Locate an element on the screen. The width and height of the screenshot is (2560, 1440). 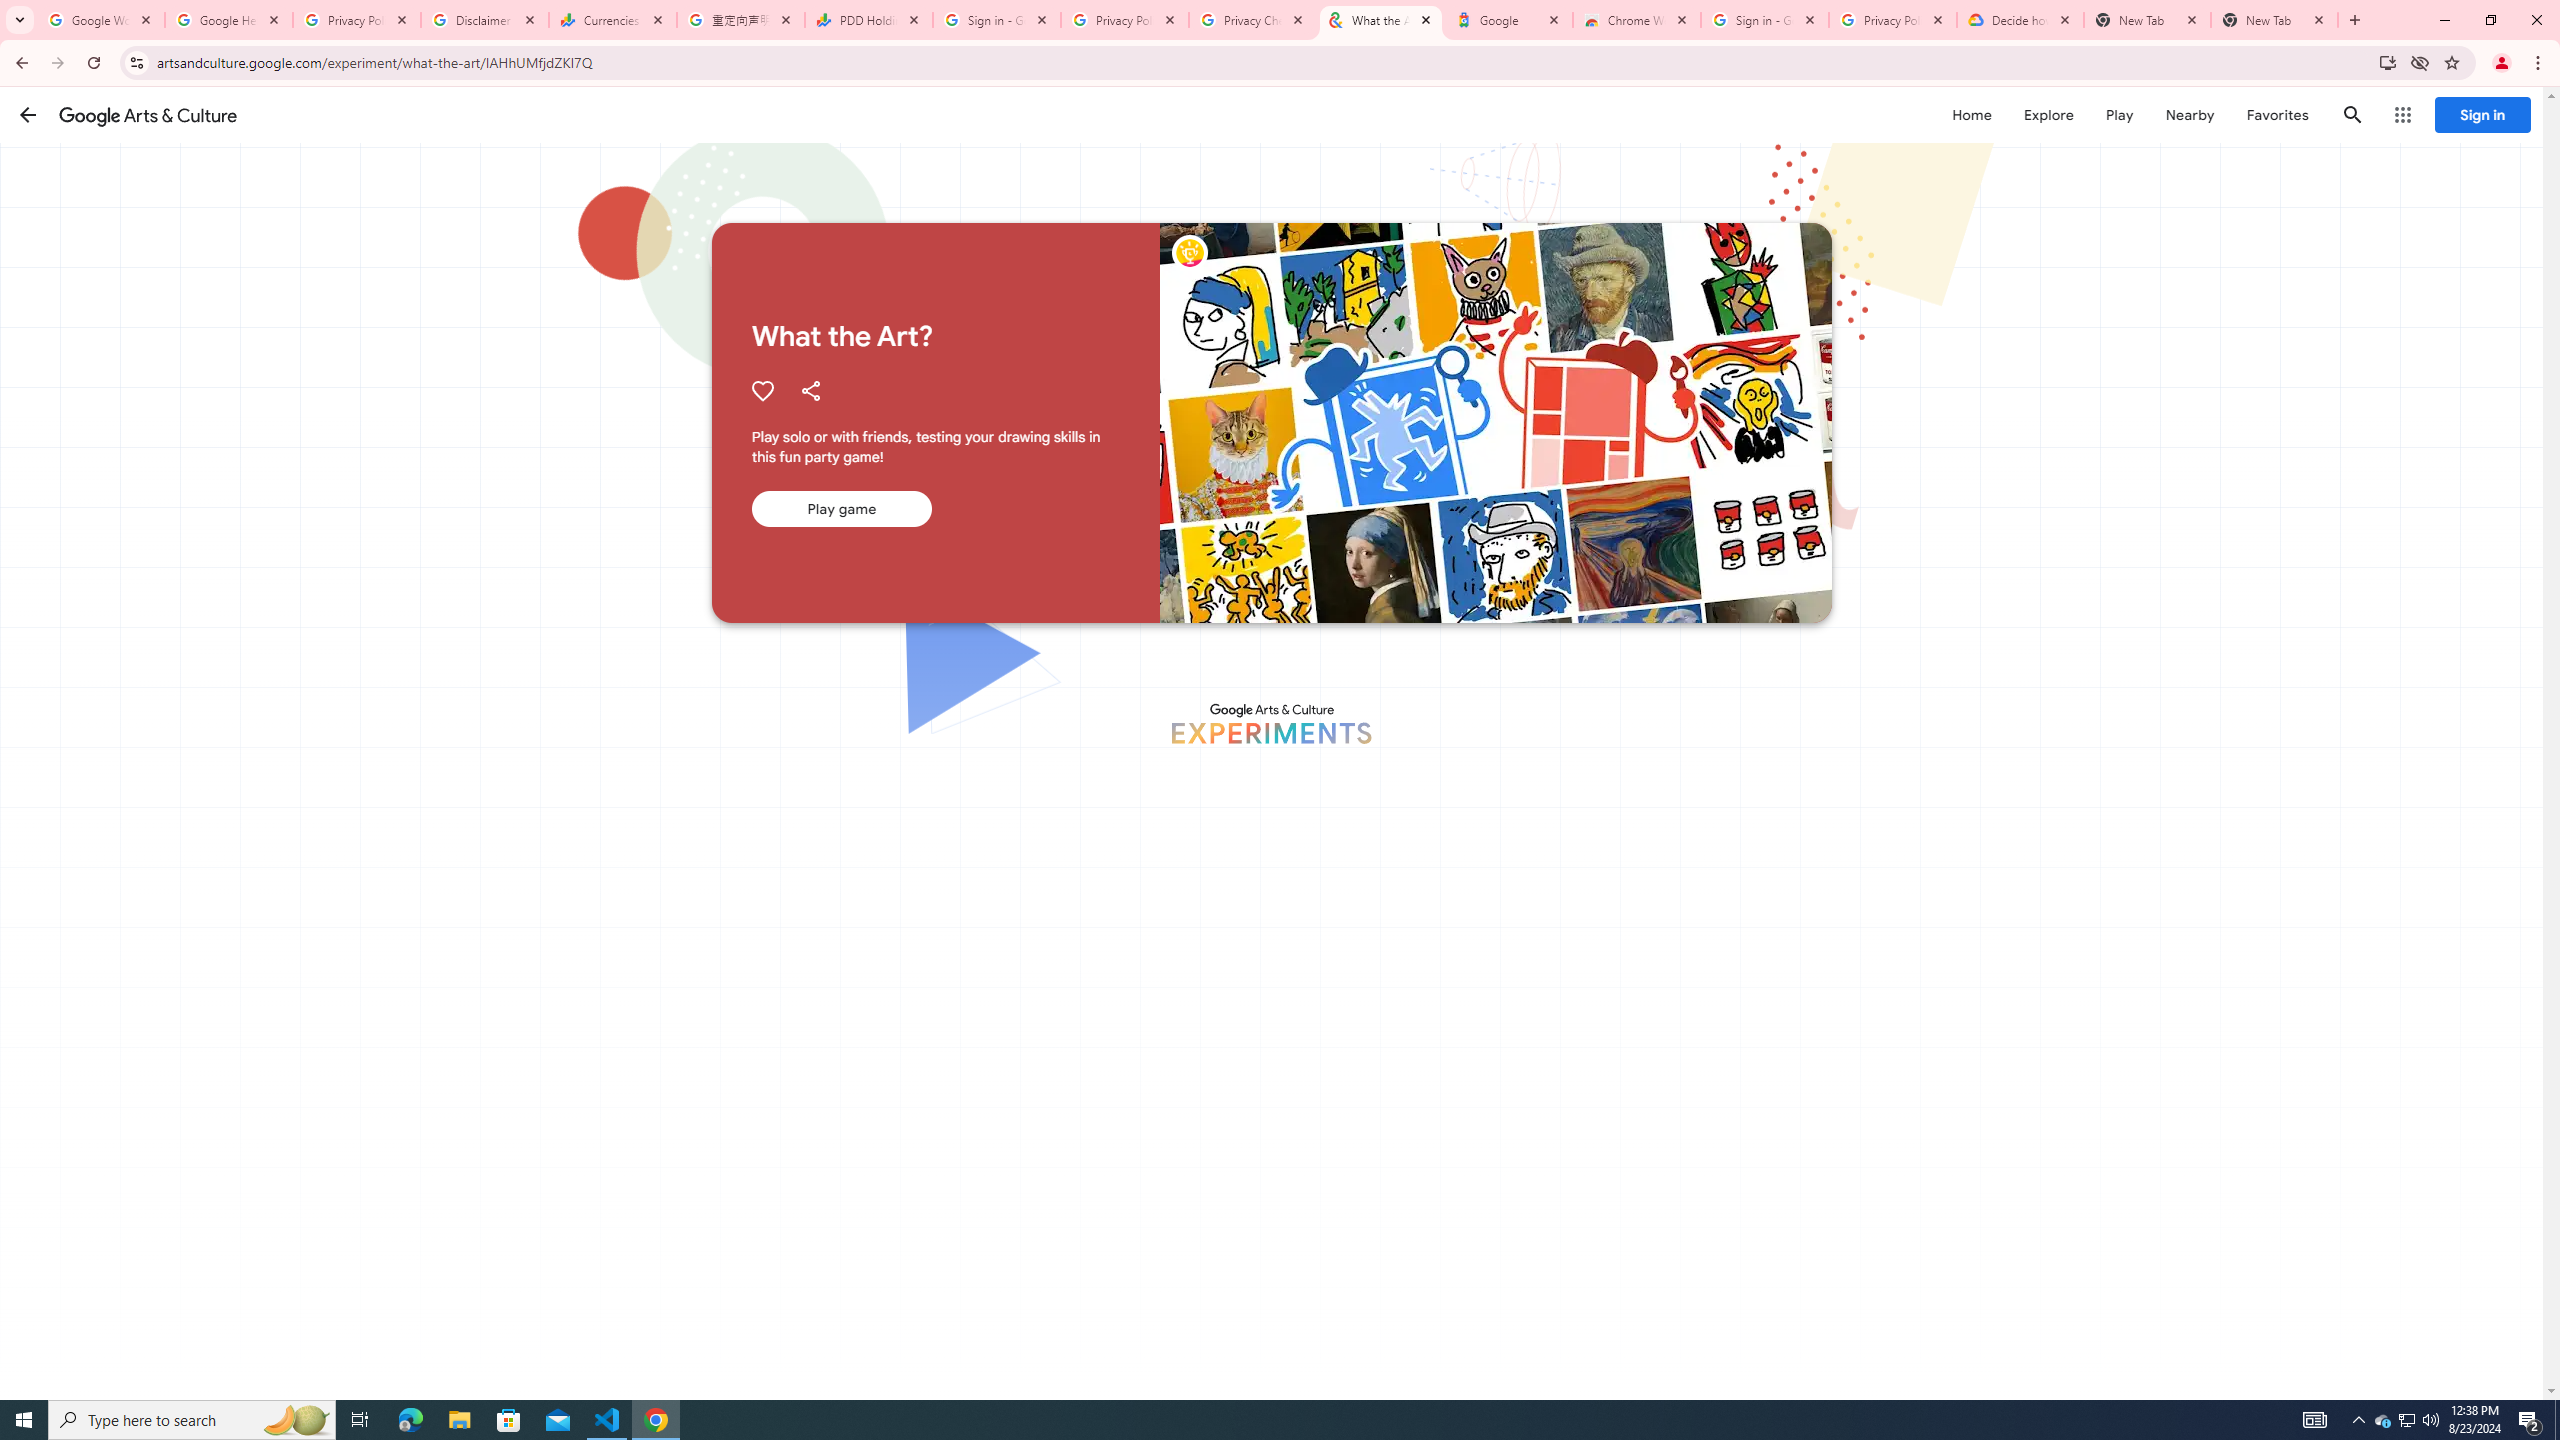
'Google' is located at coordinates (1508, 19).